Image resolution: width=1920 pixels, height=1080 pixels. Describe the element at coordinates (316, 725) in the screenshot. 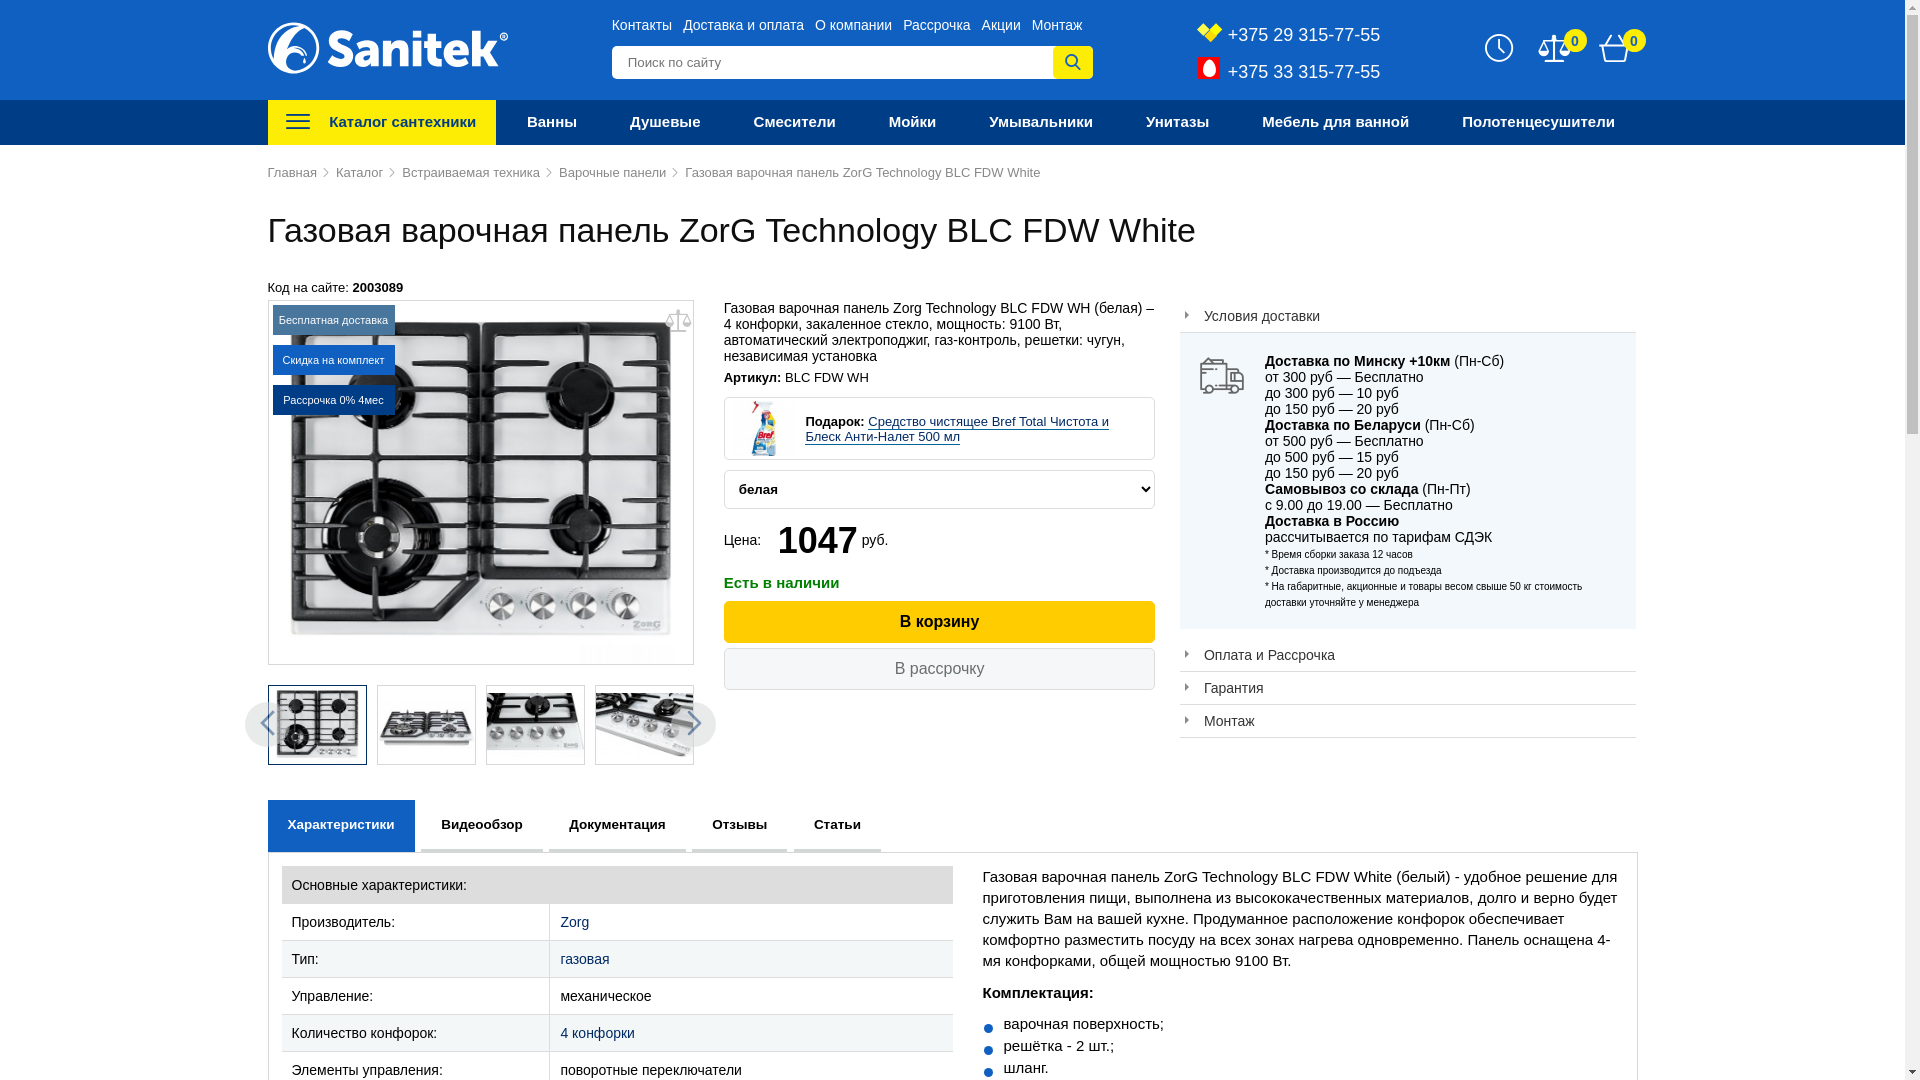

I see `' '` at that location.